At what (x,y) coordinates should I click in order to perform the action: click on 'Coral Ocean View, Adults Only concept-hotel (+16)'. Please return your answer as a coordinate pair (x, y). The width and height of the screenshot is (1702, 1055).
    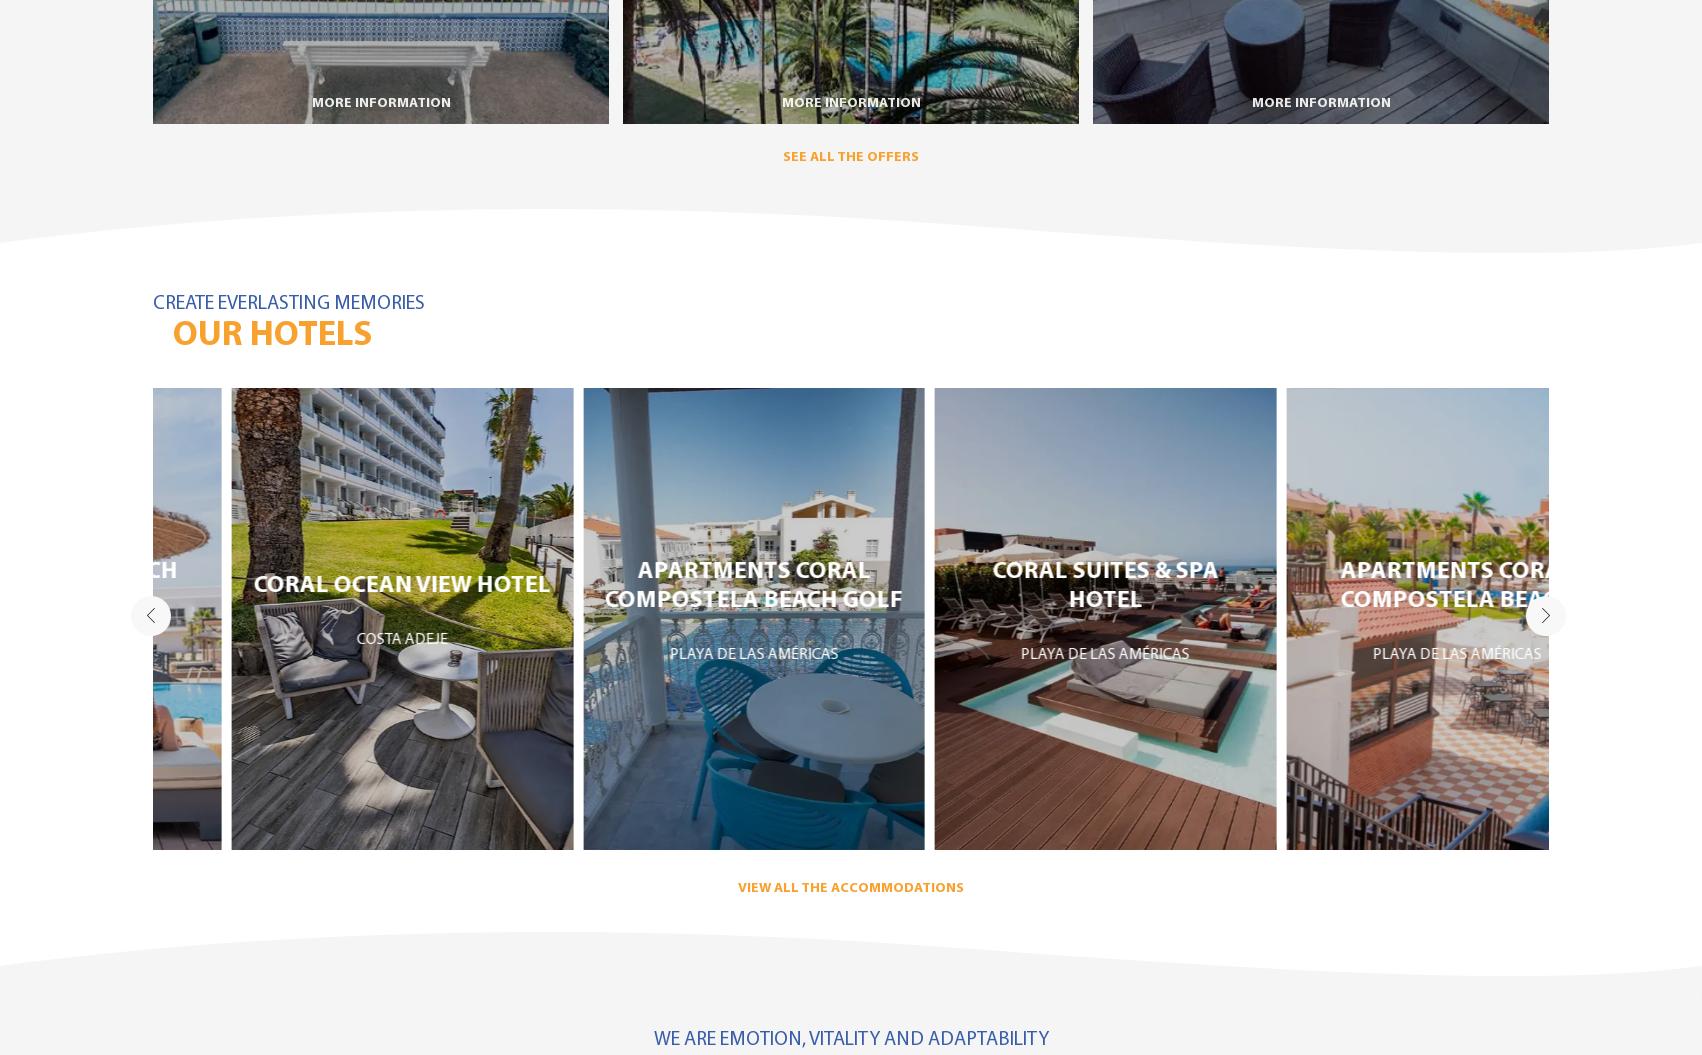
    Looking at the image, I should click on (322, 686).